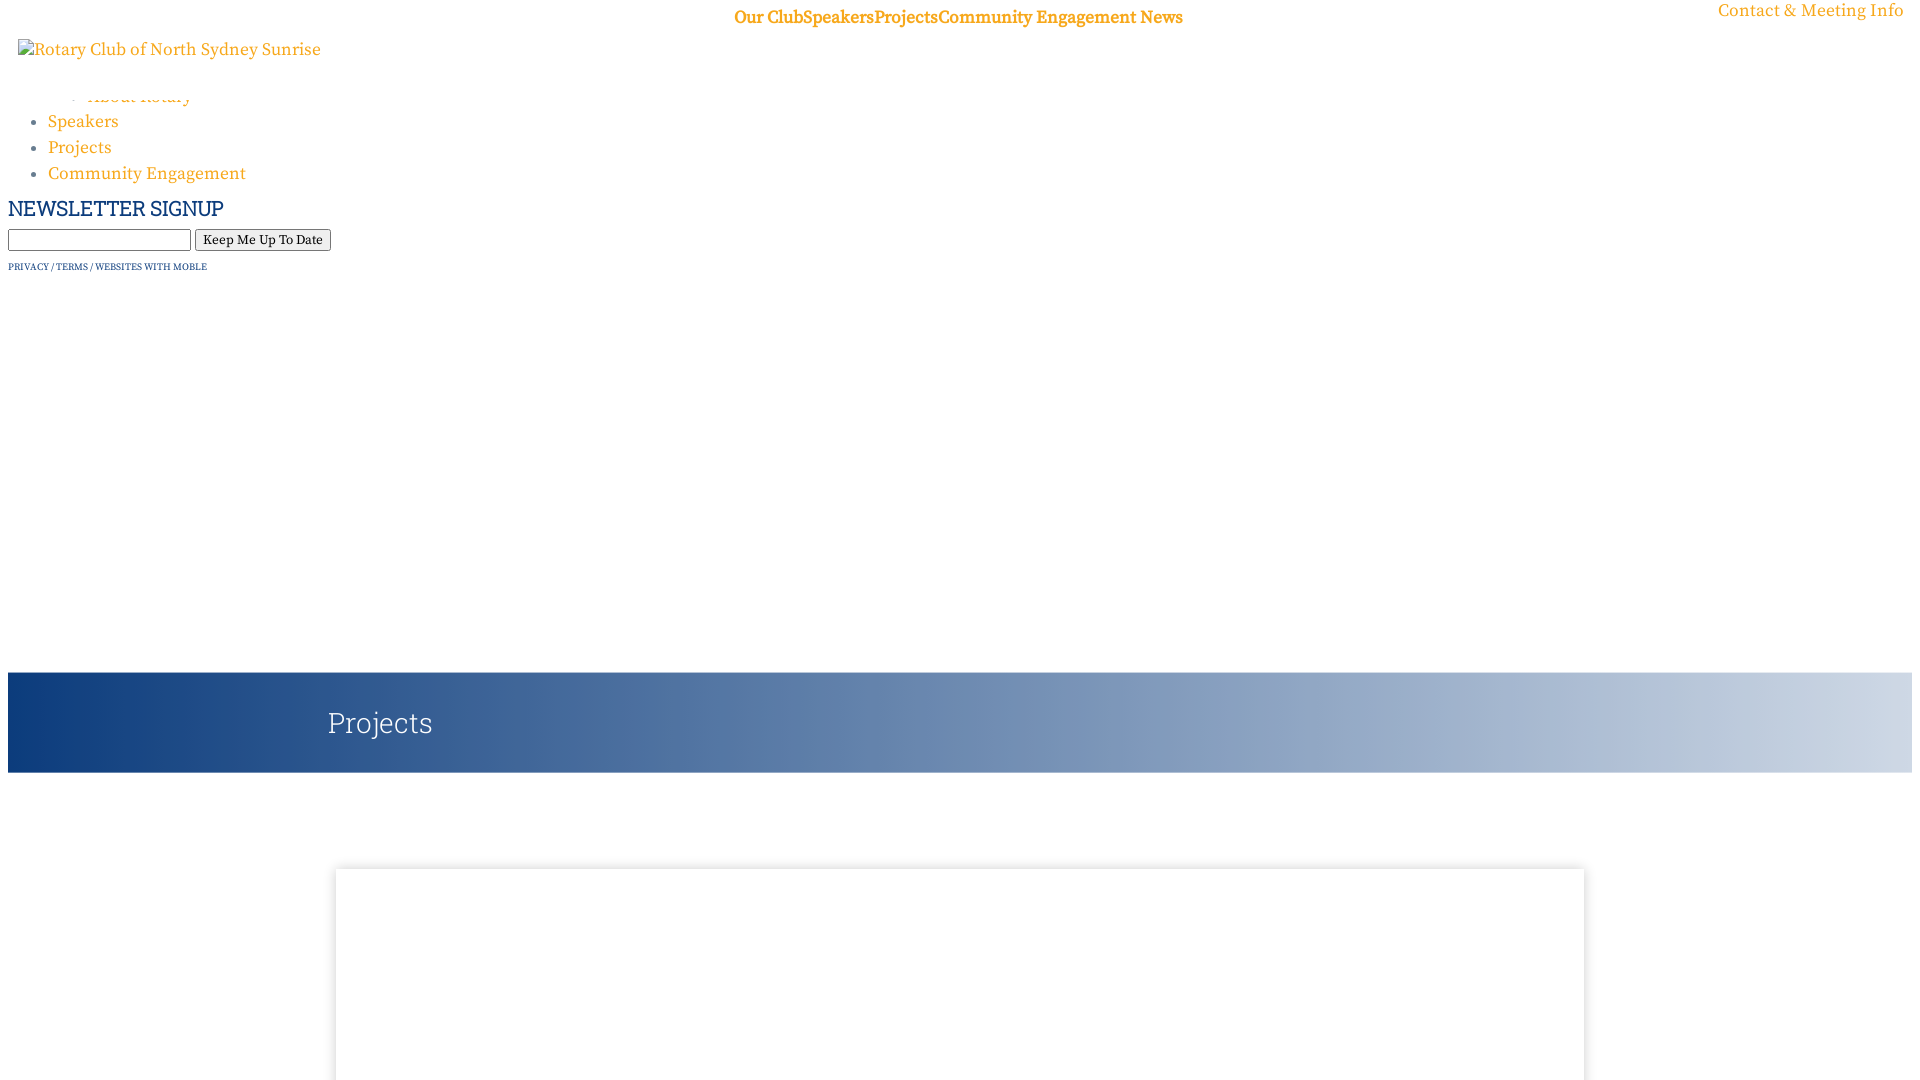 The height and width of the screenshot is (1080, 1920). What do you see at coordinates (28, 265) in the screenshot?
I see `'PRIVACY'` at bounding box center [28, 265].